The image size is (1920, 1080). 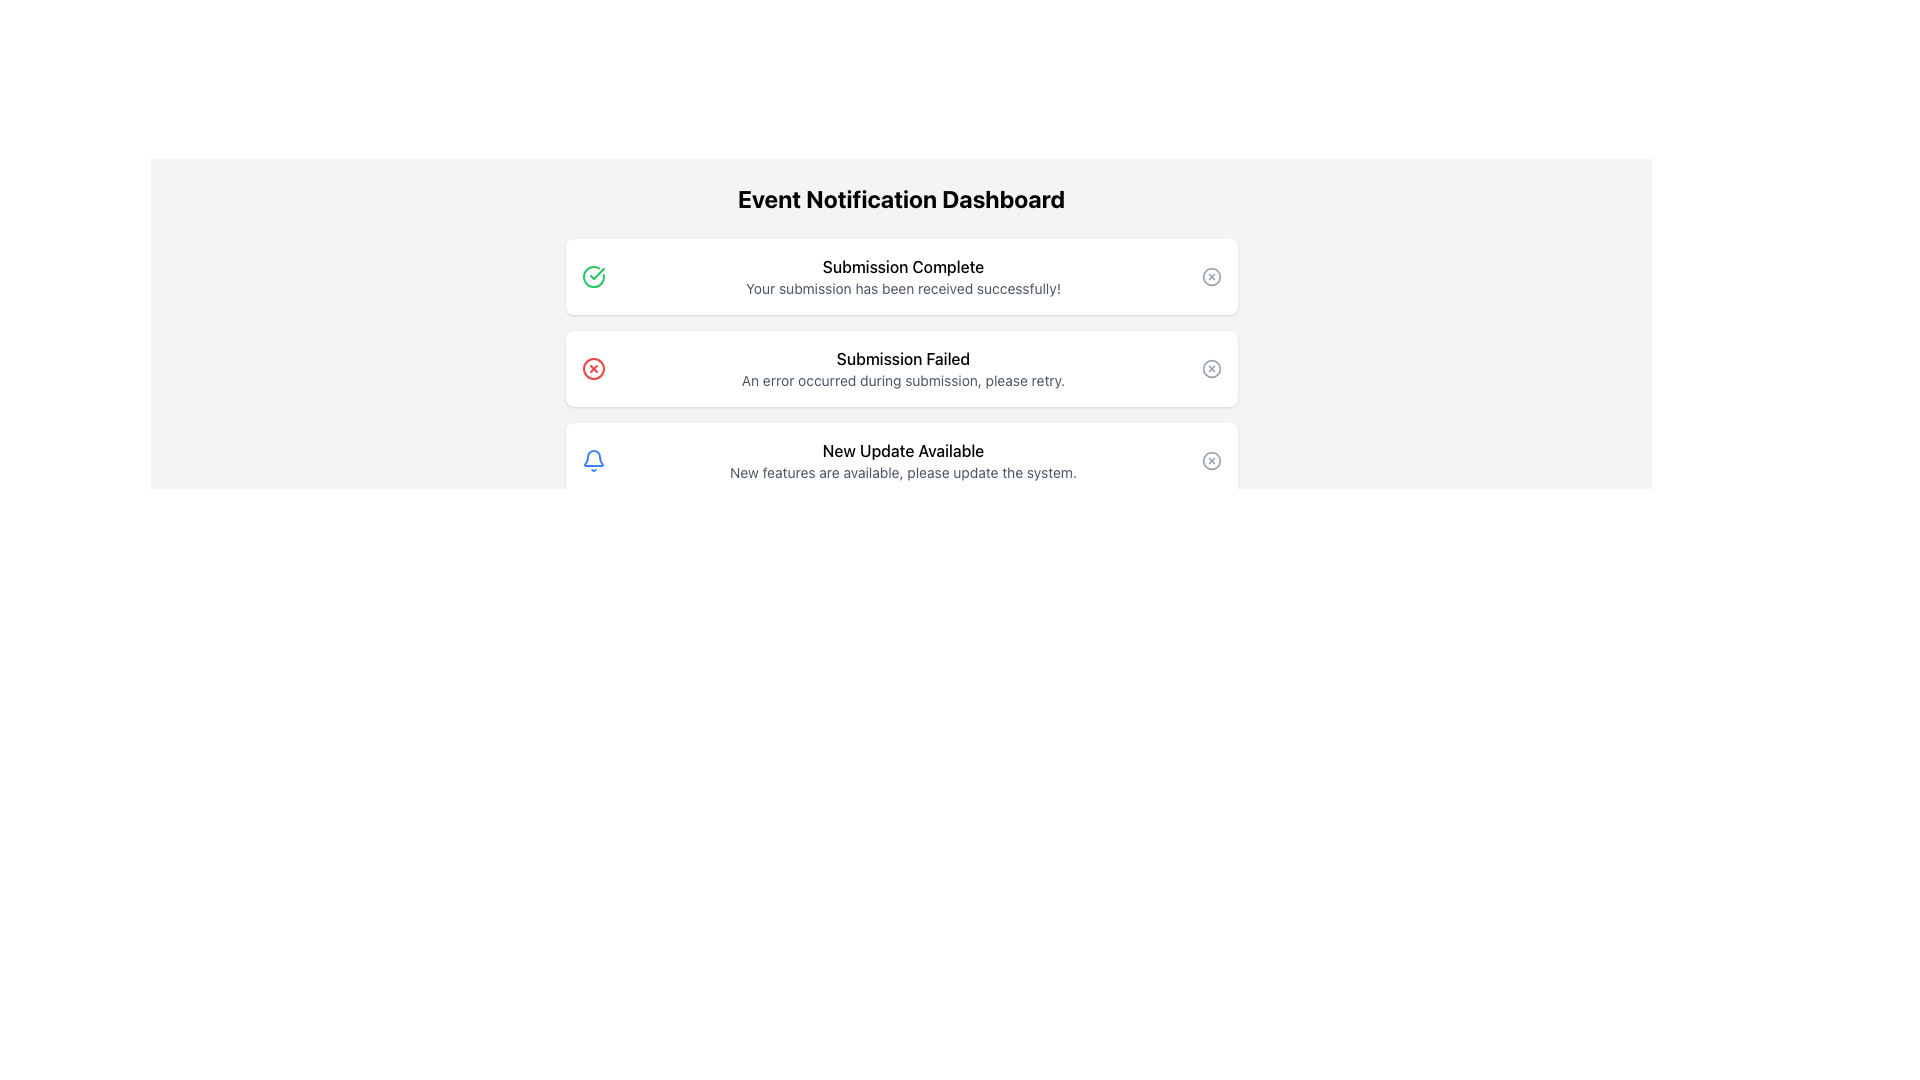 I want to click on the interactive elements within the Notification Card titled 'New Update Available', which has a white background and rounded corners, located at the bottom of a list of cards, so click(x=900, y=461).